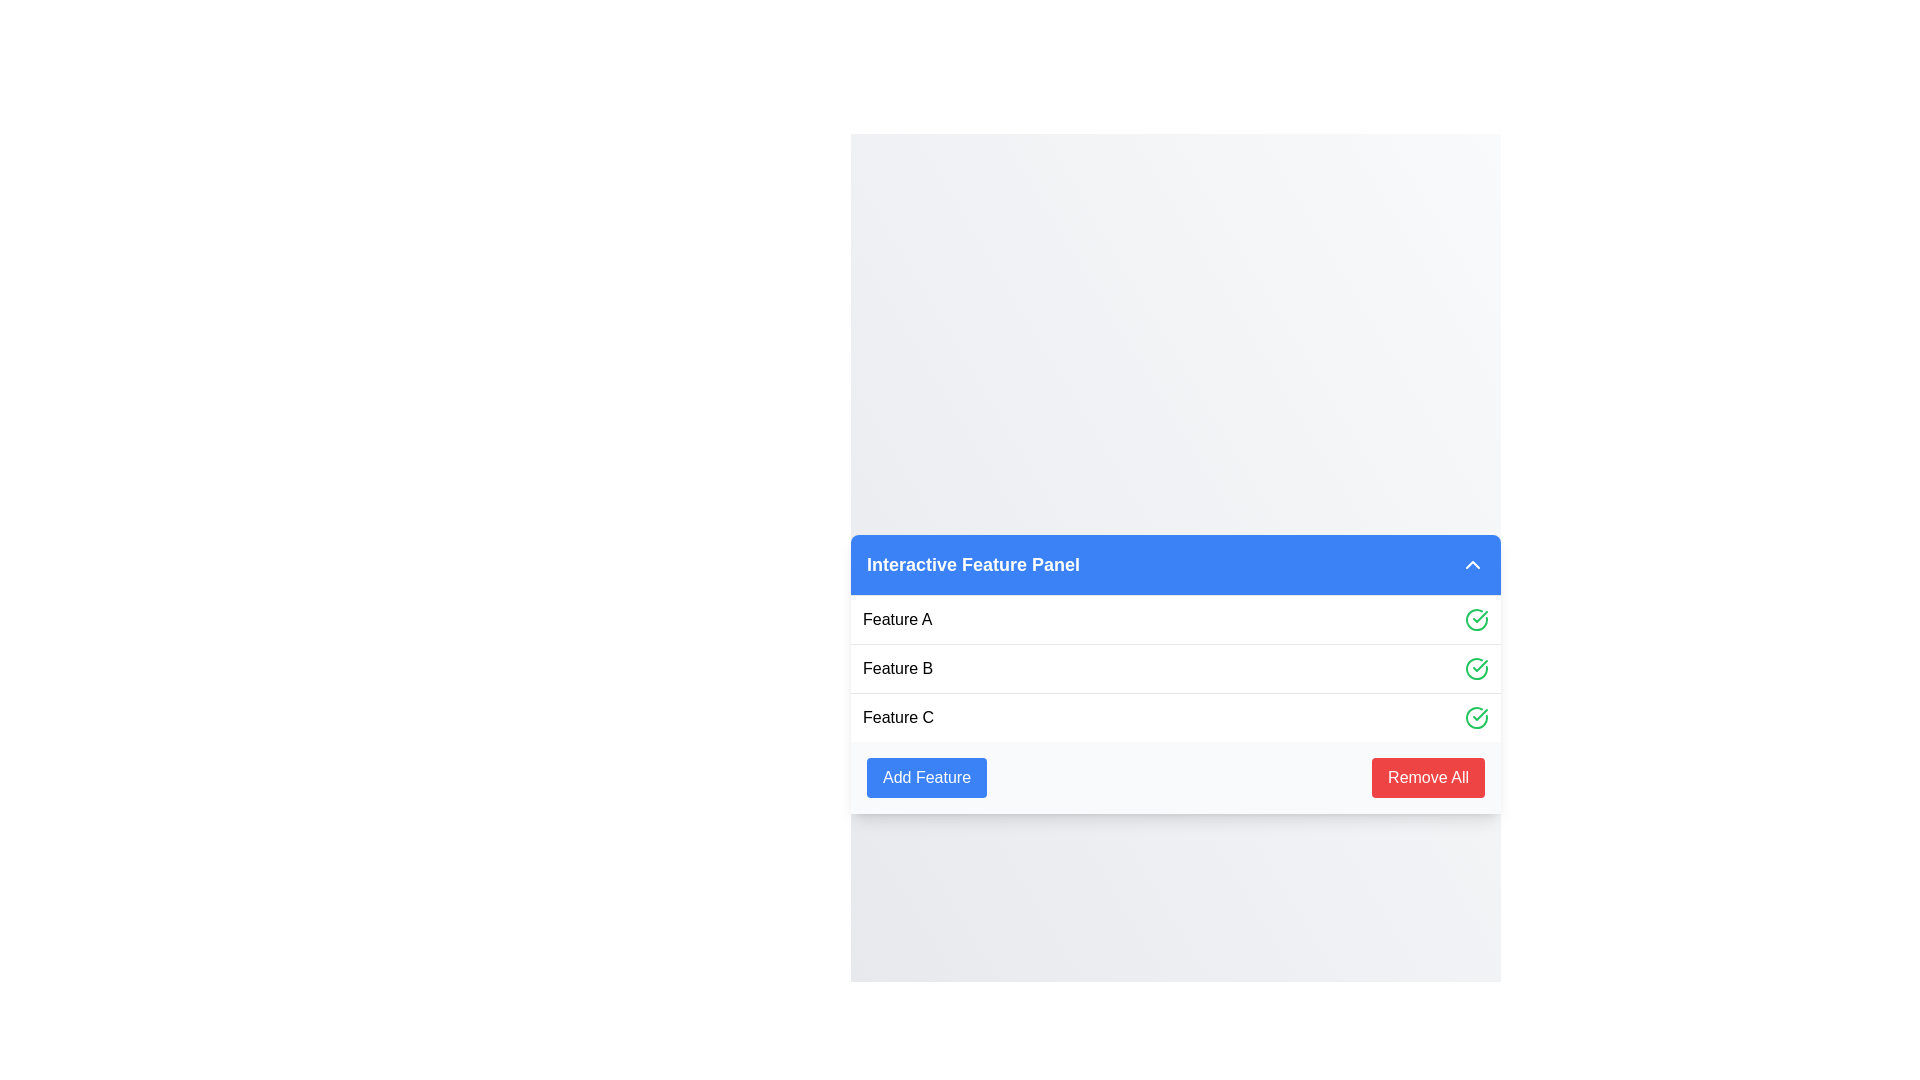 The image size is (1920, 1080). What do you see at coordinates (1477, 618) in the screenshot?
I see `the green circular icon with a white checkmark, which signifies success or confirmation, located at the rightmost end of the row containing 'Feature A'` at bounding box center [1477, 618].